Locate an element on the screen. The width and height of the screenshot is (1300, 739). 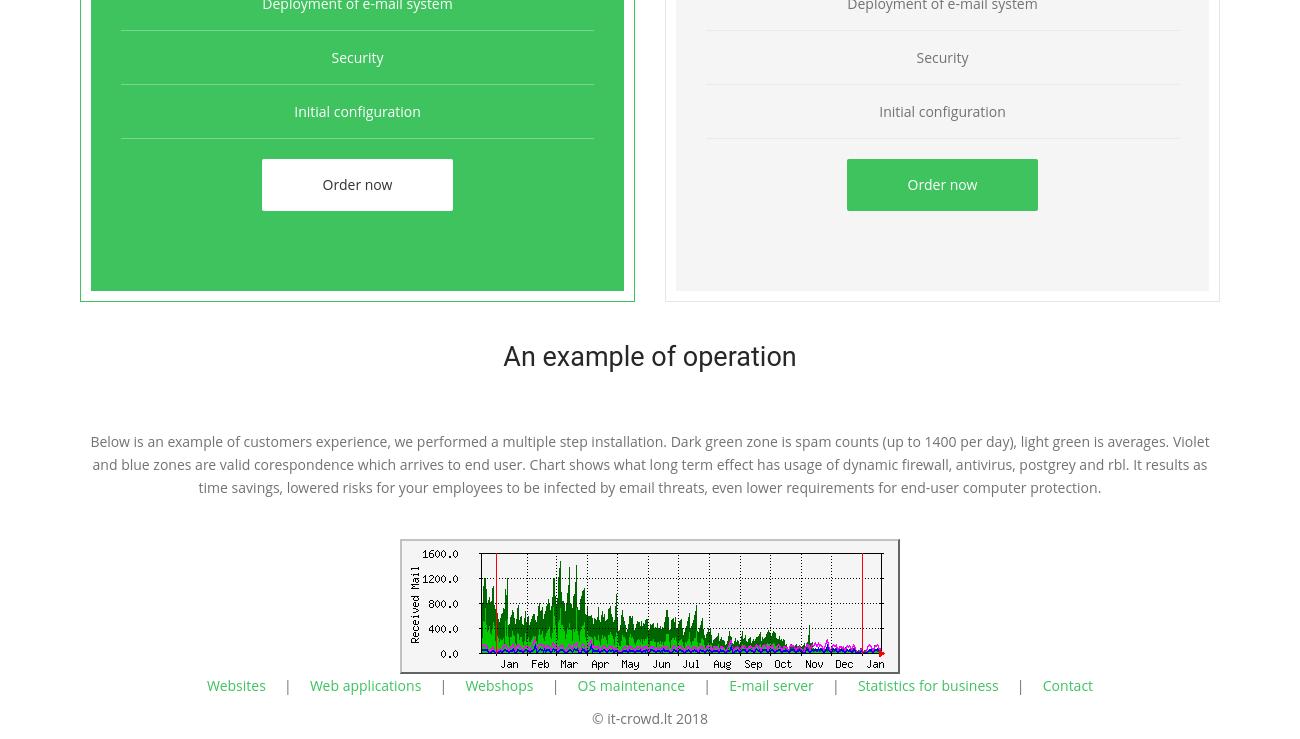
'Contact' is located at coordinates (1041, 684).